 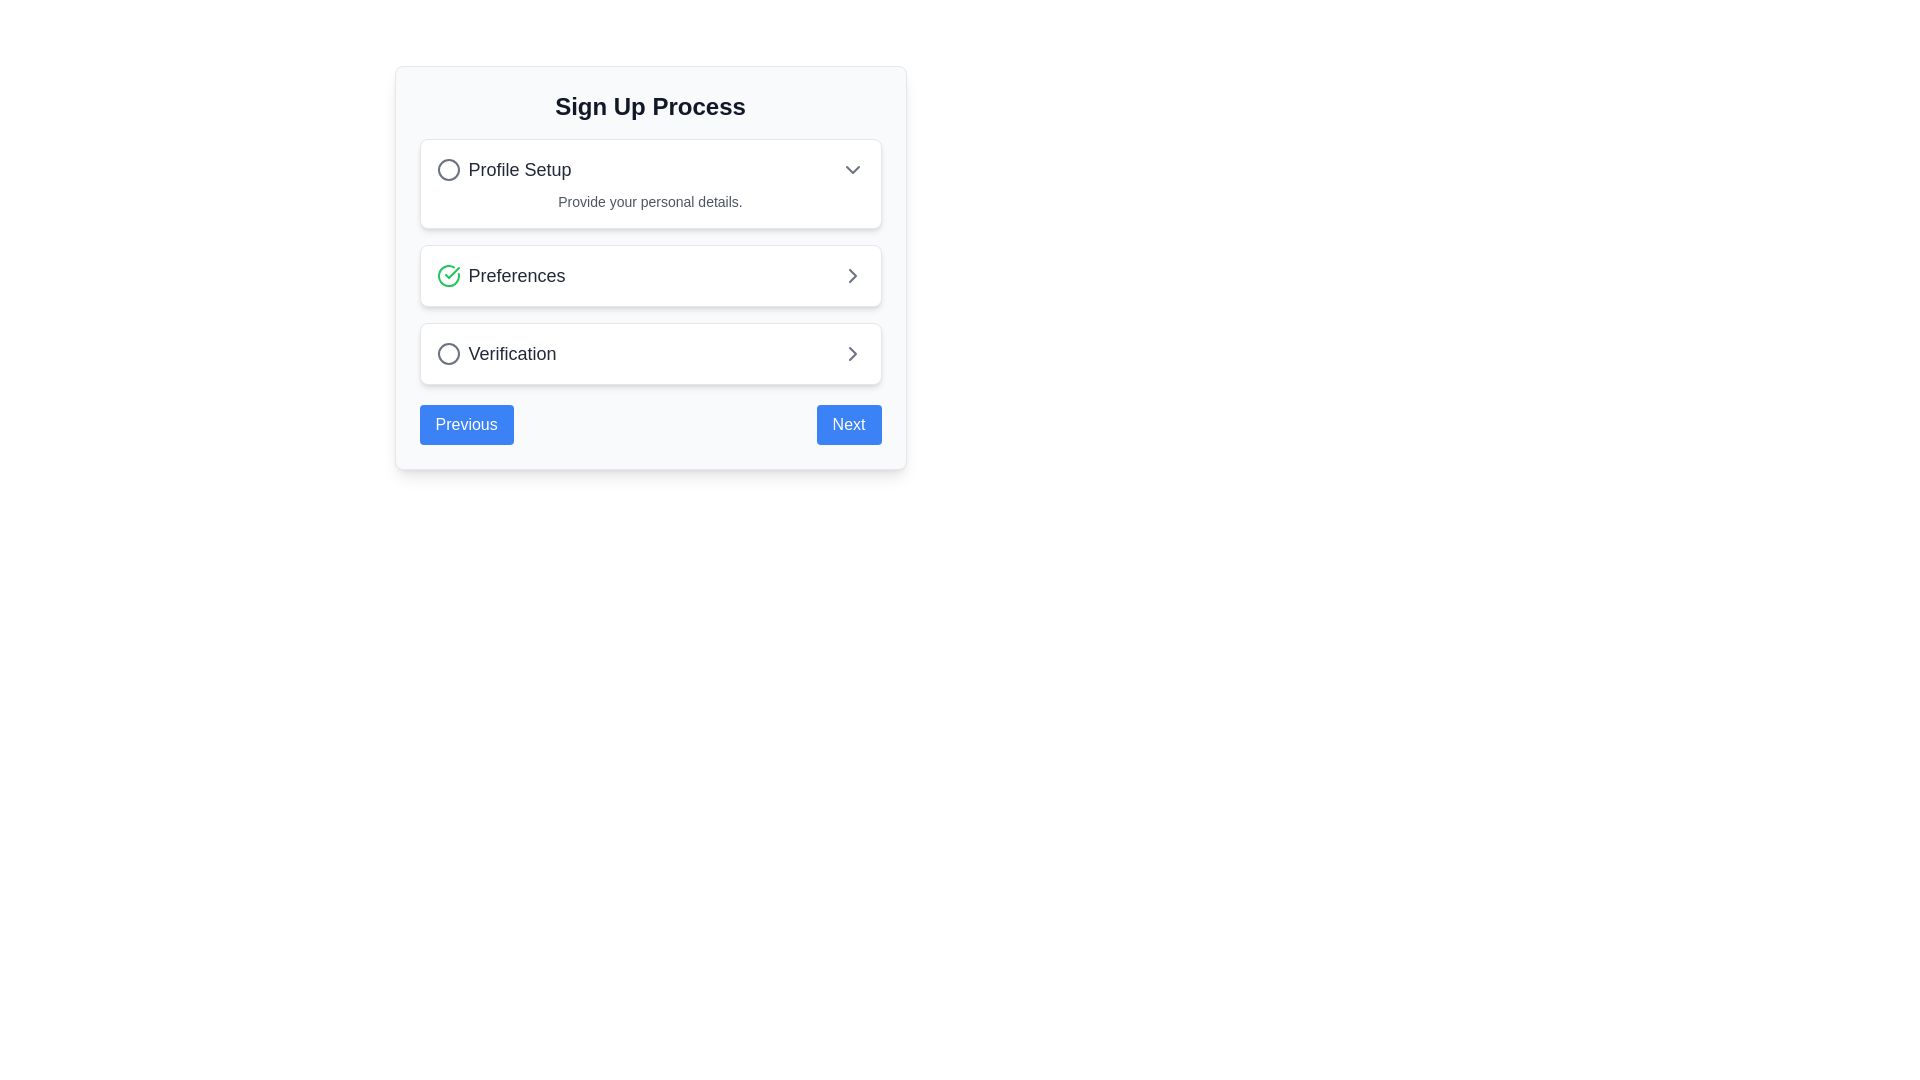 I want to click on the text label that says 'Provide your personal details.' located under the 'Profile Setup' section, so click(x=650, y=201).